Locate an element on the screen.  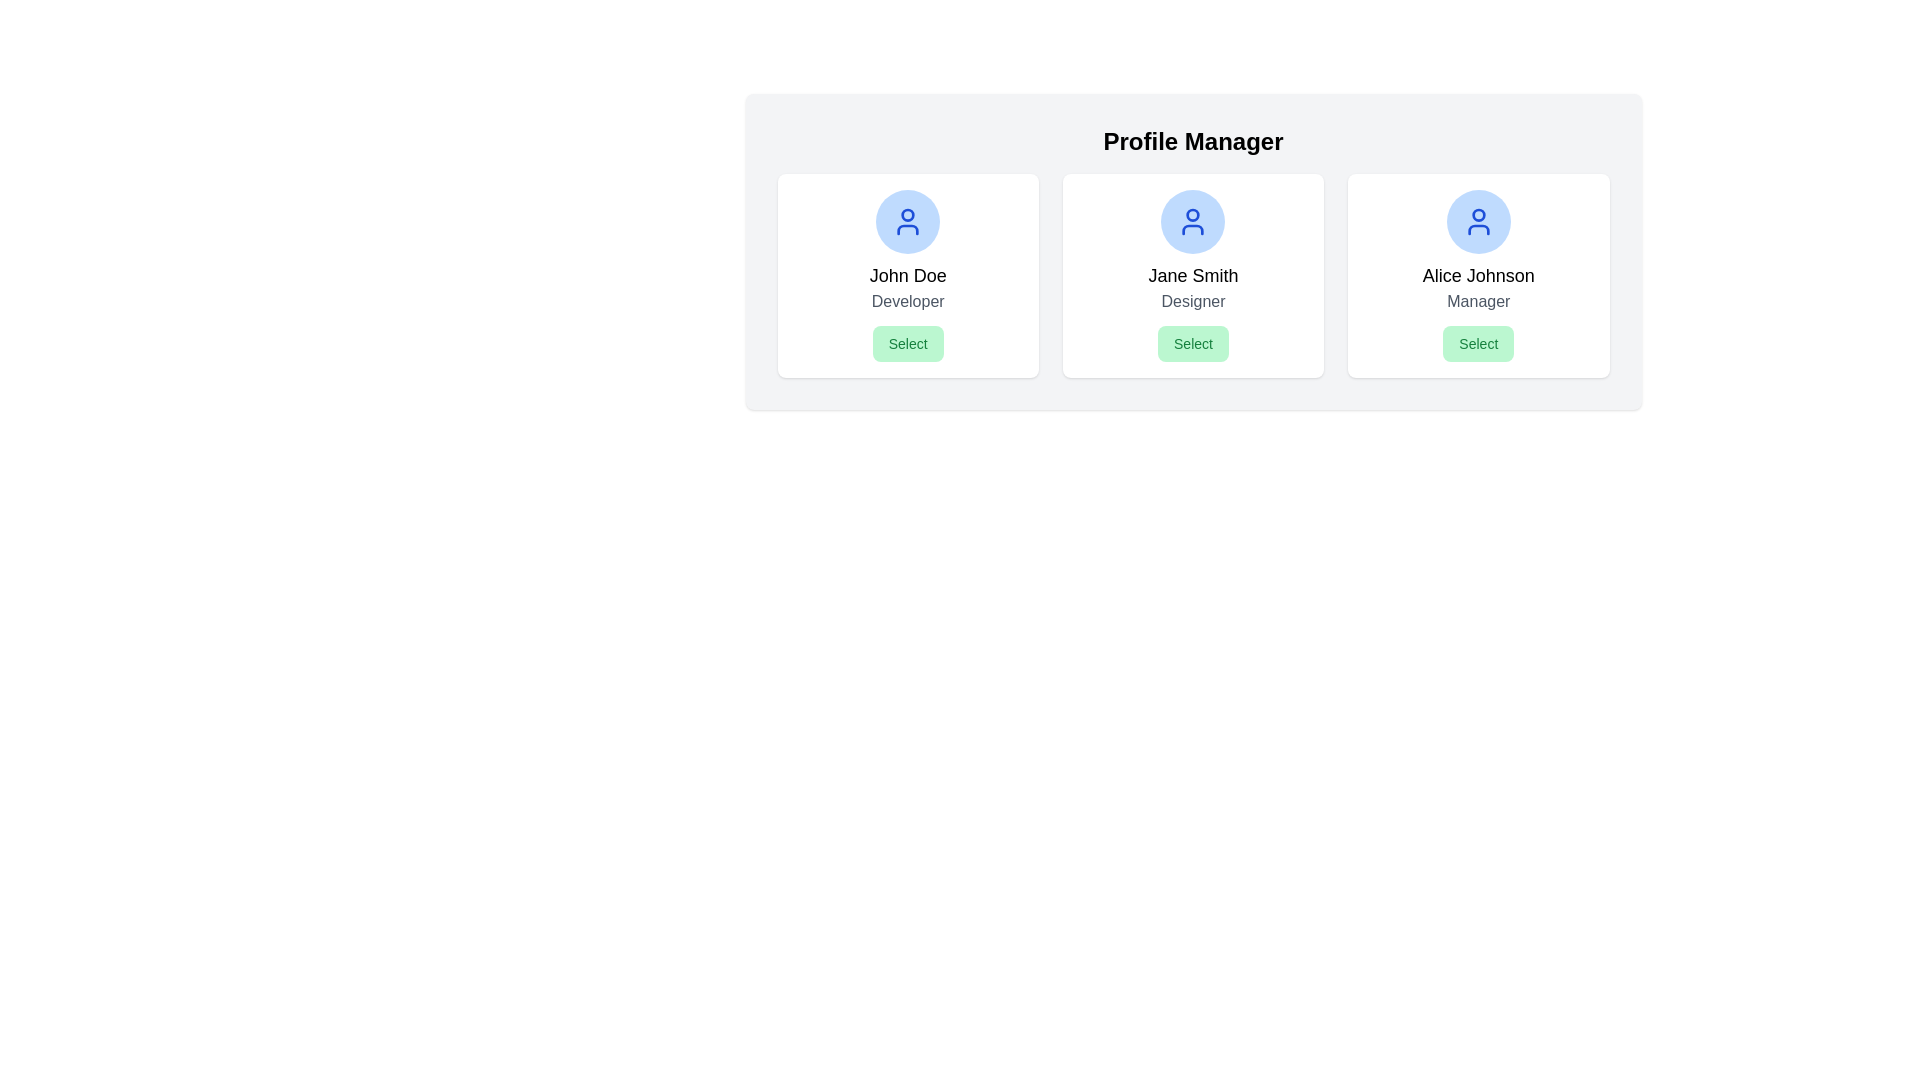
the 'Select' button at the bottom of Alice Johnson's profile card is located at coordinates (1478, 342).